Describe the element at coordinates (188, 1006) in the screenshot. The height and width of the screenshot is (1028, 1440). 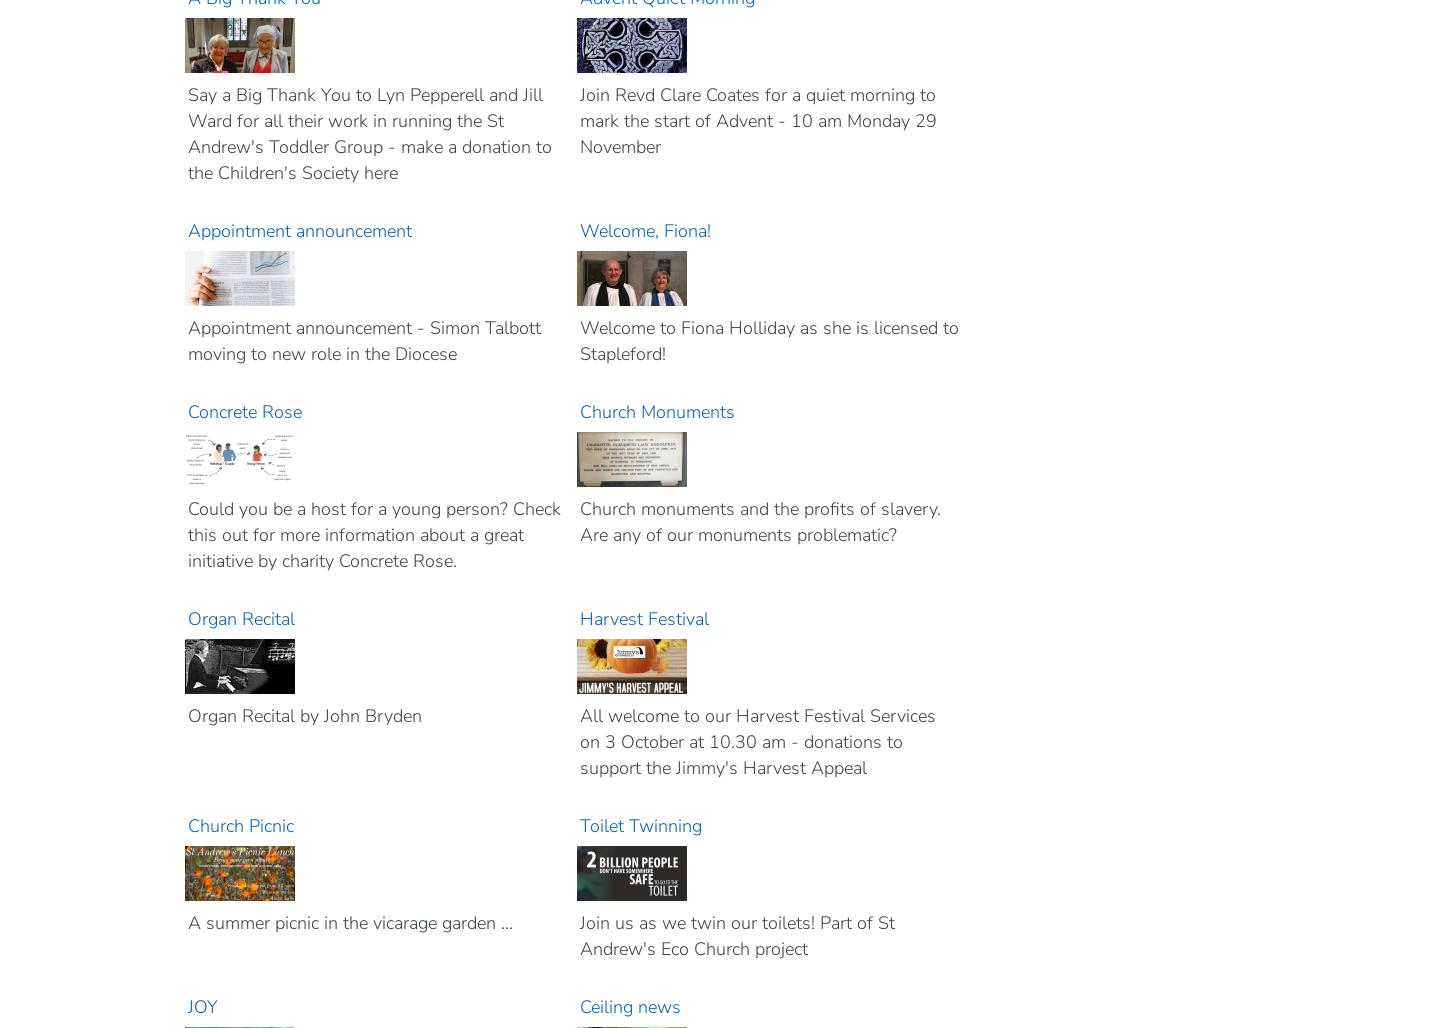
I see `'JOY'` at that location.